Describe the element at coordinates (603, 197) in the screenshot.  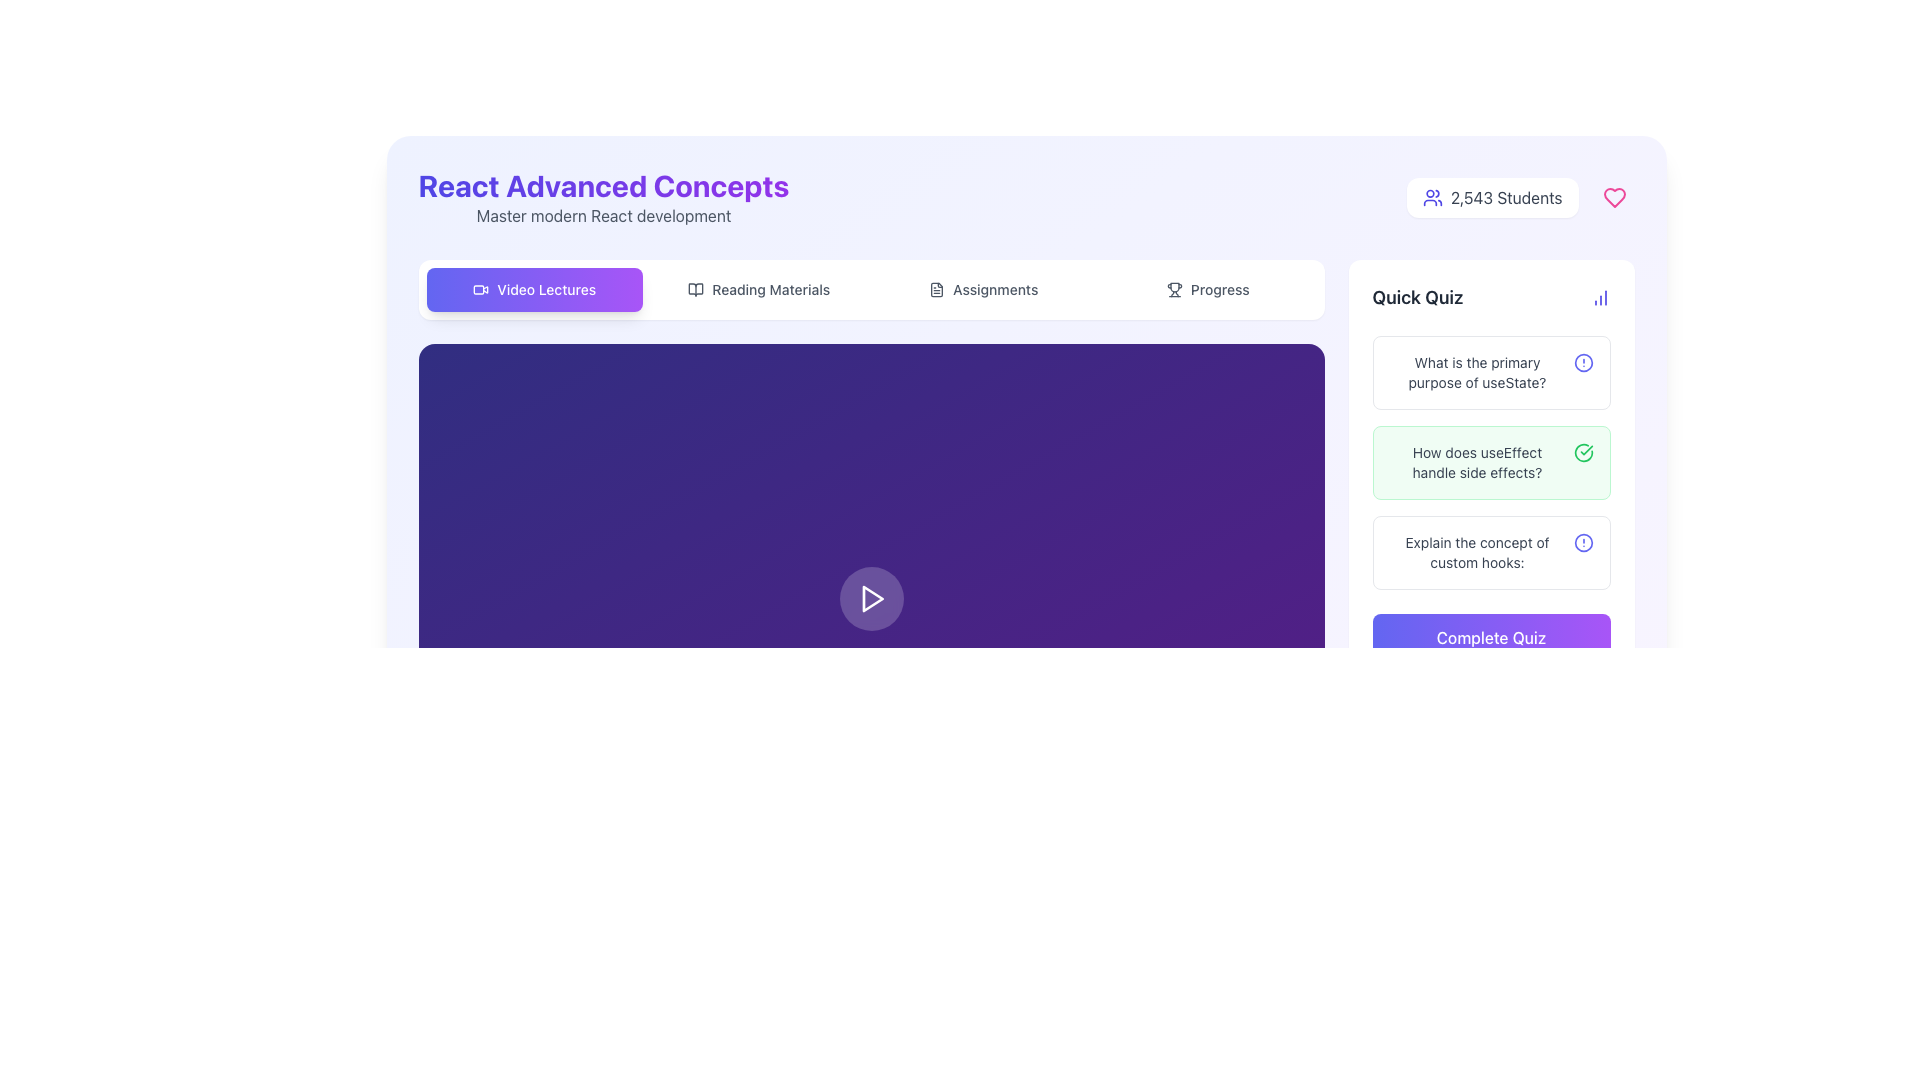
I see `the text block that serves as the title and subtitle of a section, located near the top-left side of the interface` at that location.